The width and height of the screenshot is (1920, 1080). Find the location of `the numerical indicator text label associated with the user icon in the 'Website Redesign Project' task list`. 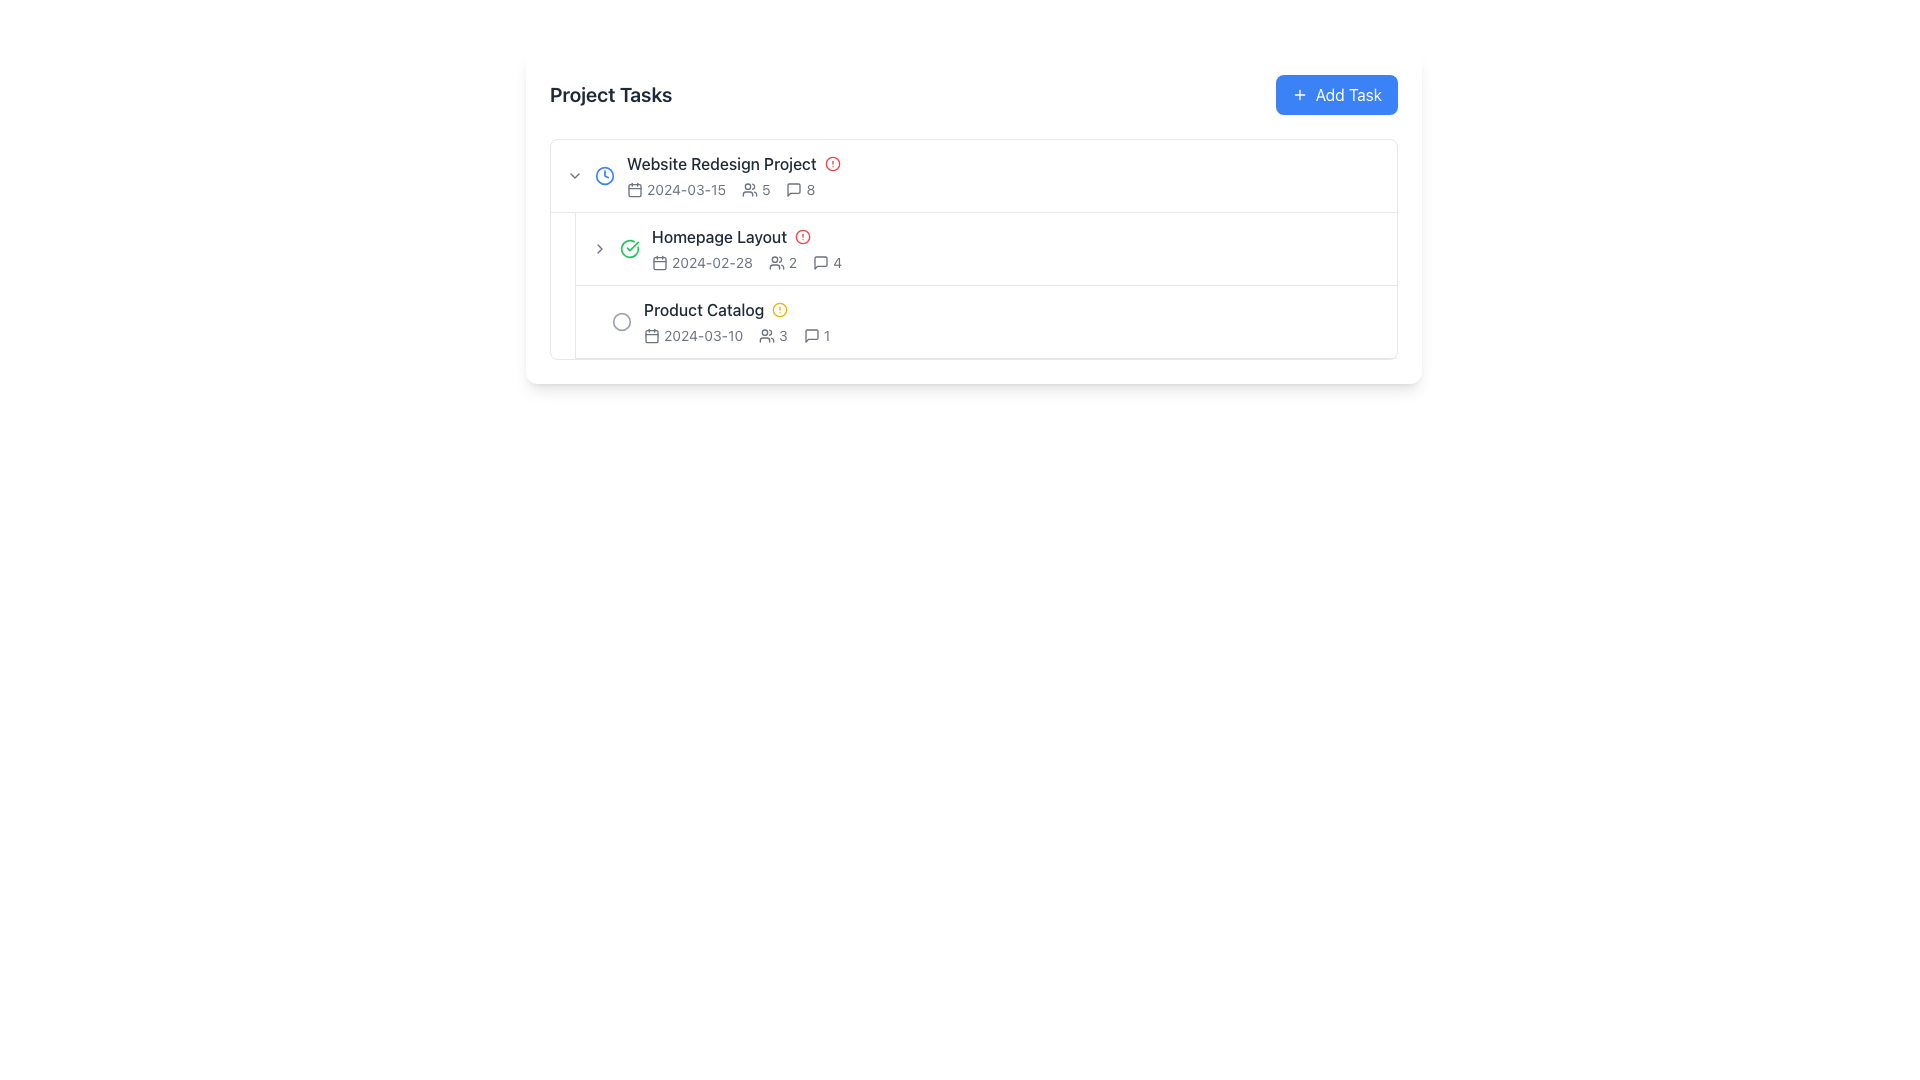

the numerical indicator text label associated with the user icon in the 'Website Redesign Project' task list is located at coordinates (765, 189).